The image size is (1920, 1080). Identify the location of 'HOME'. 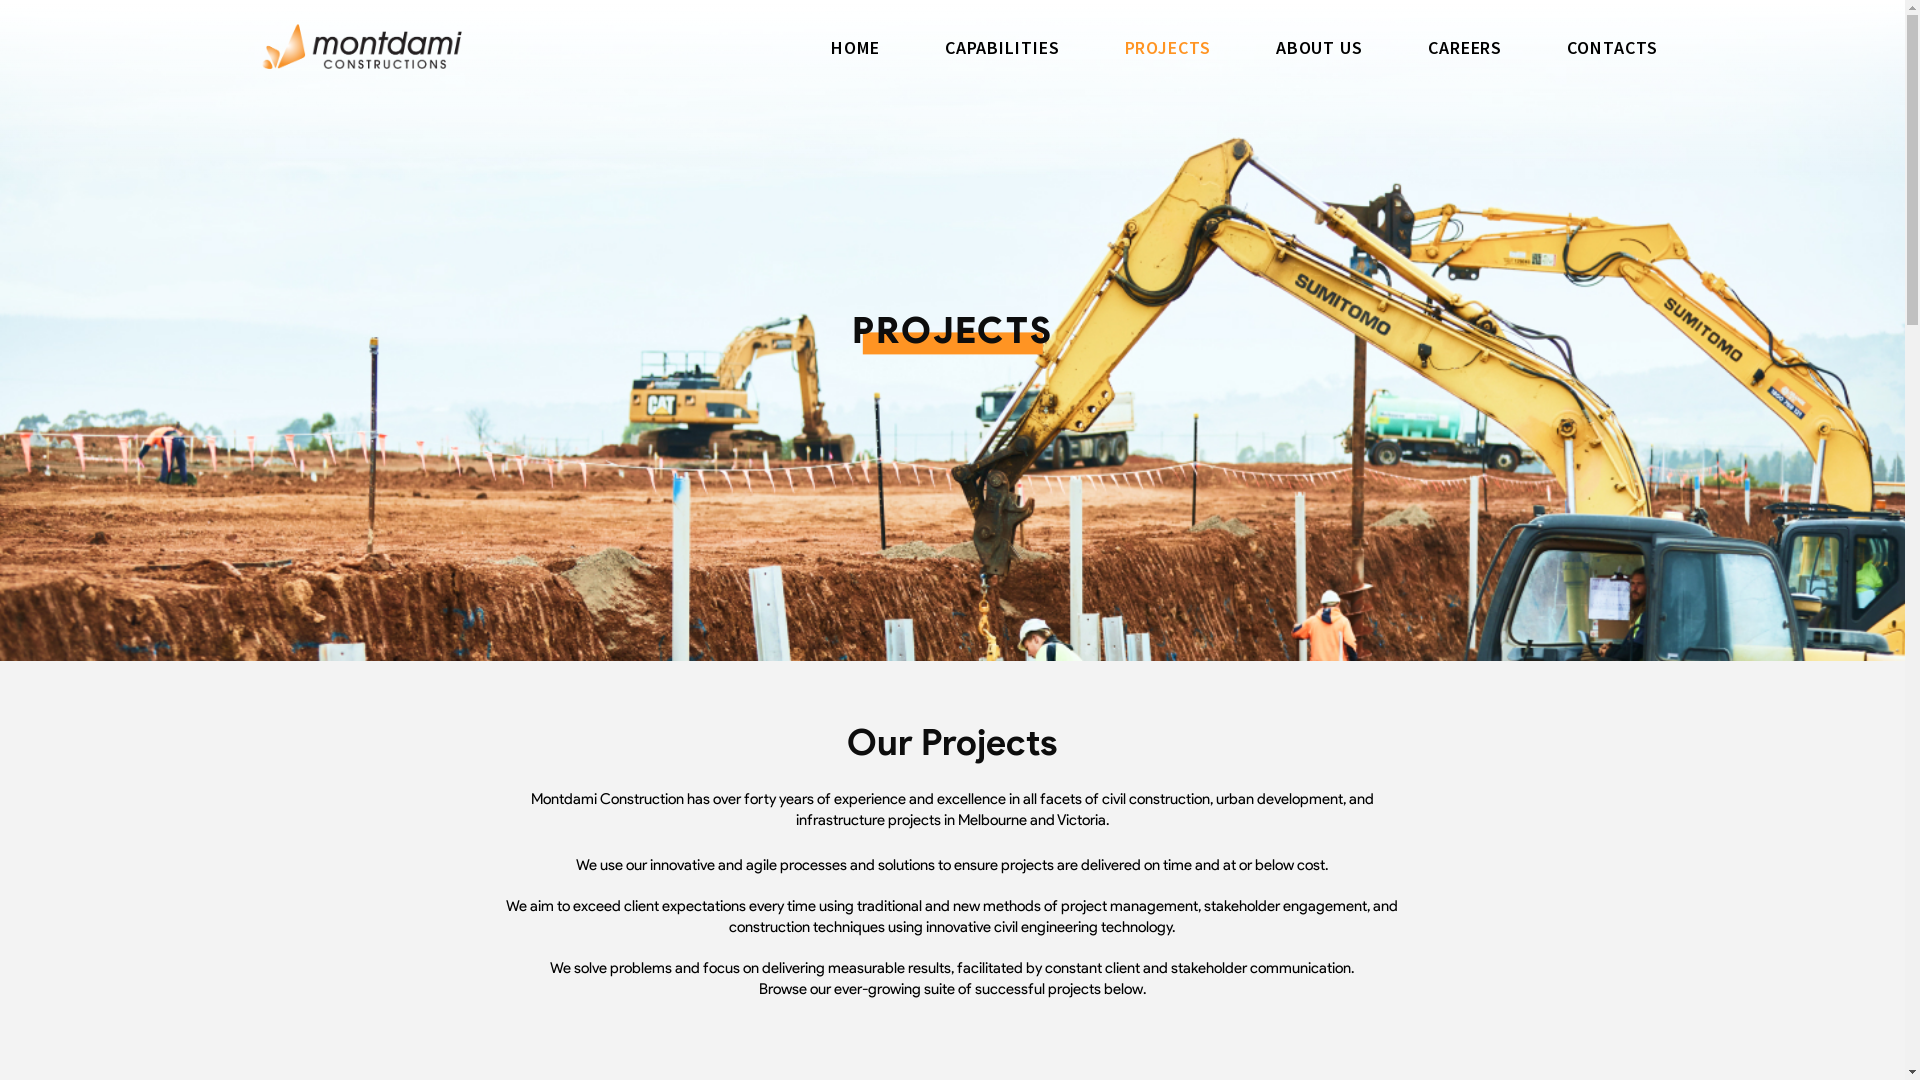
(855, 46).